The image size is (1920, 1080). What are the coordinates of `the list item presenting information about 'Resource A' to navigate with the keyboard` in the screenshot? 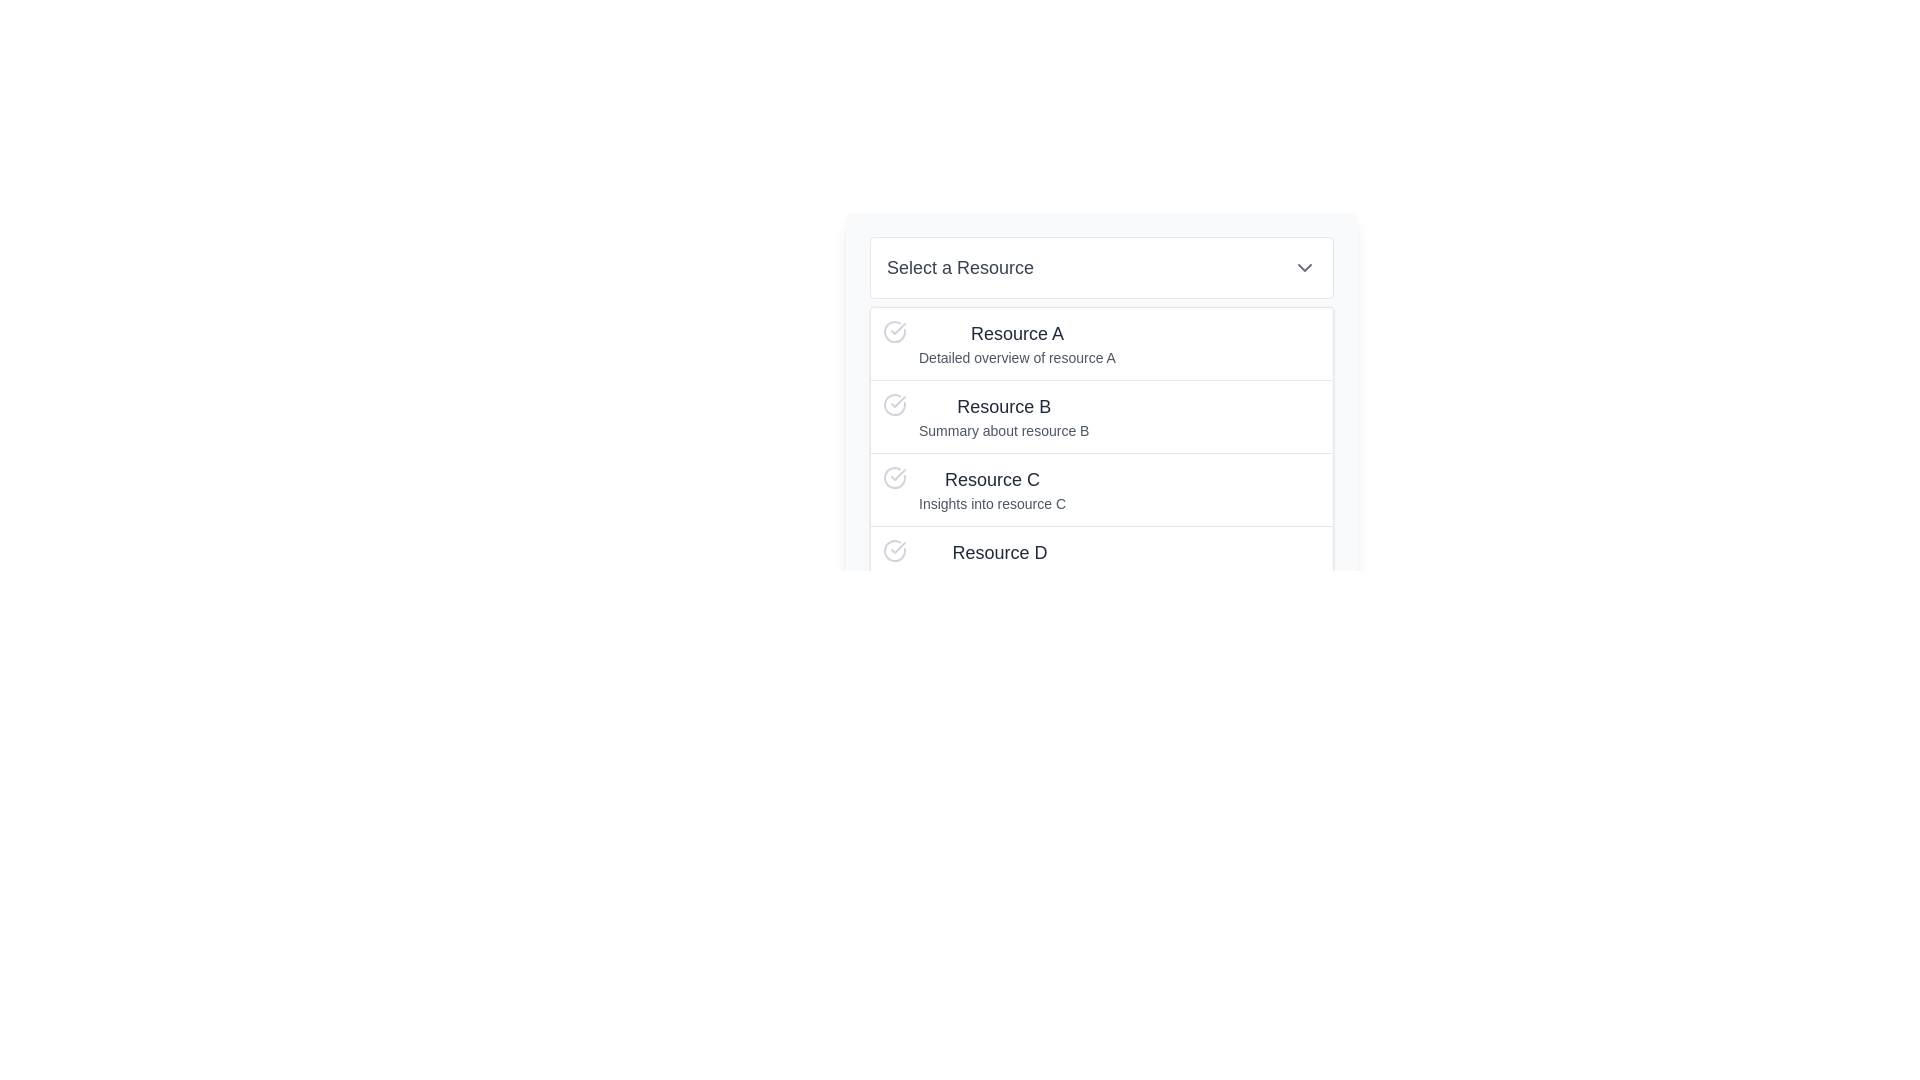 It's located at (1101, 342).